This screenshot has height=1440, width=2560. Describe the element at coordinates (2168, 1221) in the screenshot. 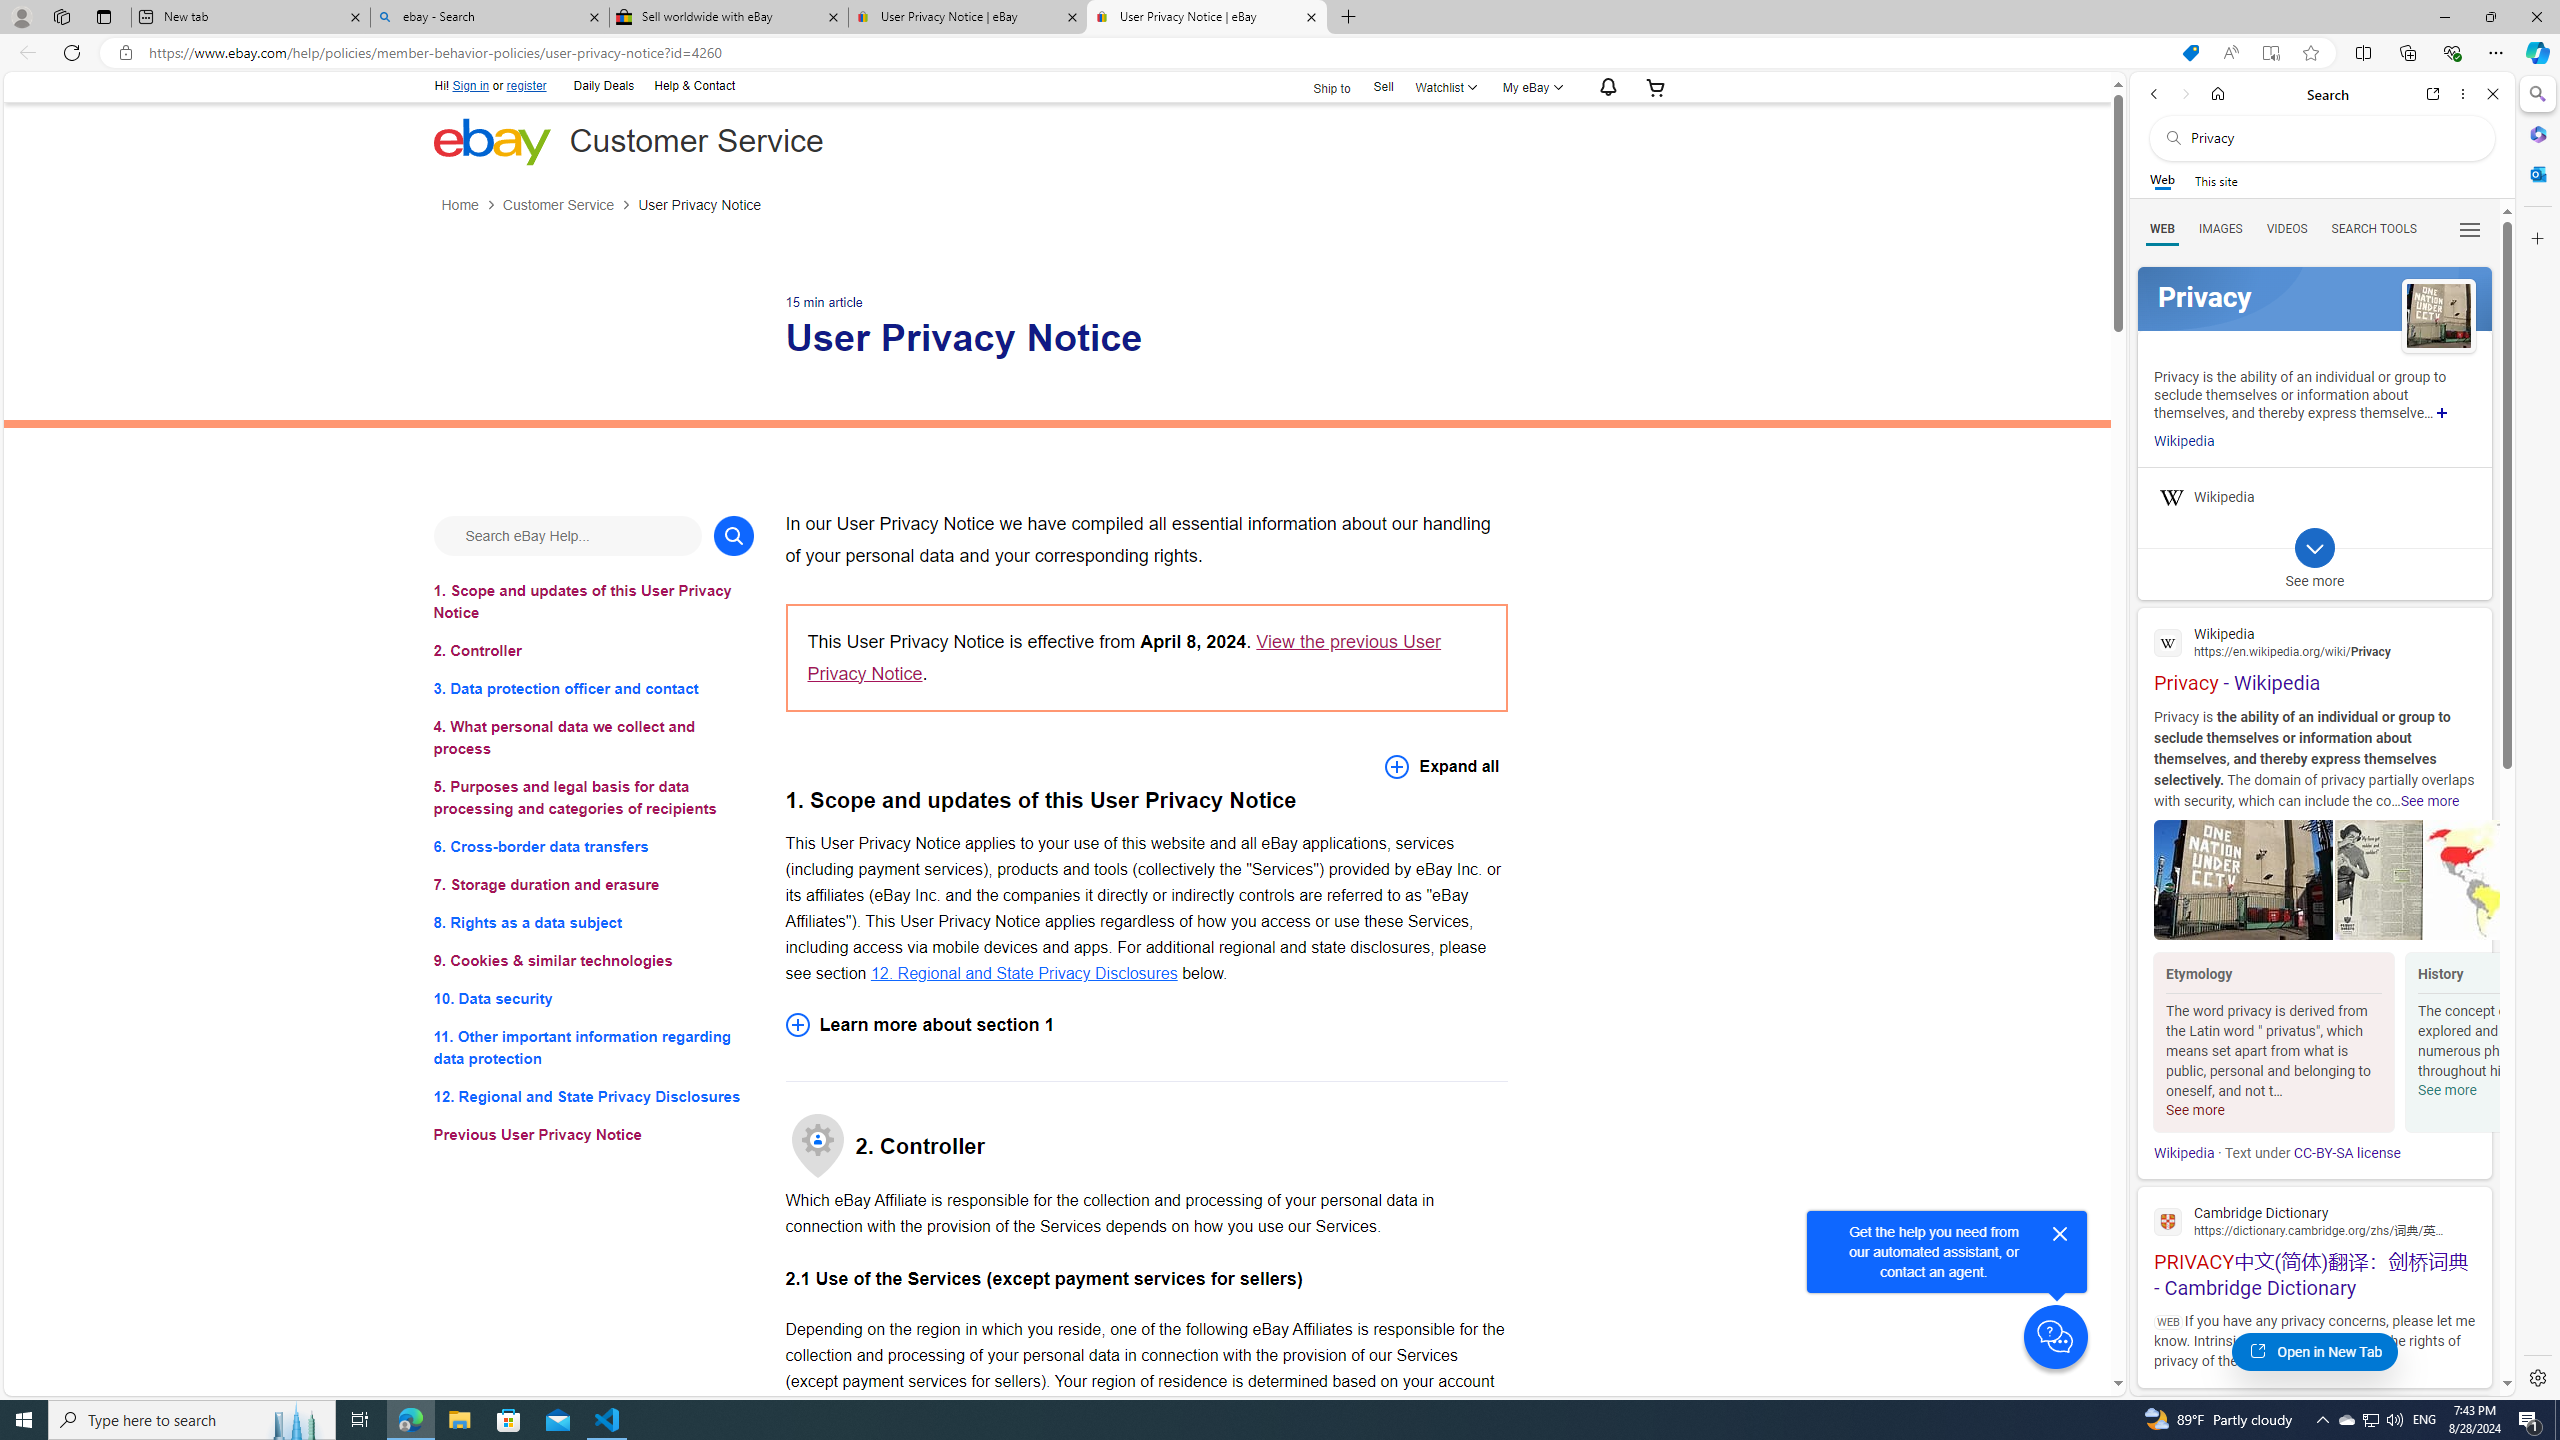

I see `'Global web icon'` at that location.